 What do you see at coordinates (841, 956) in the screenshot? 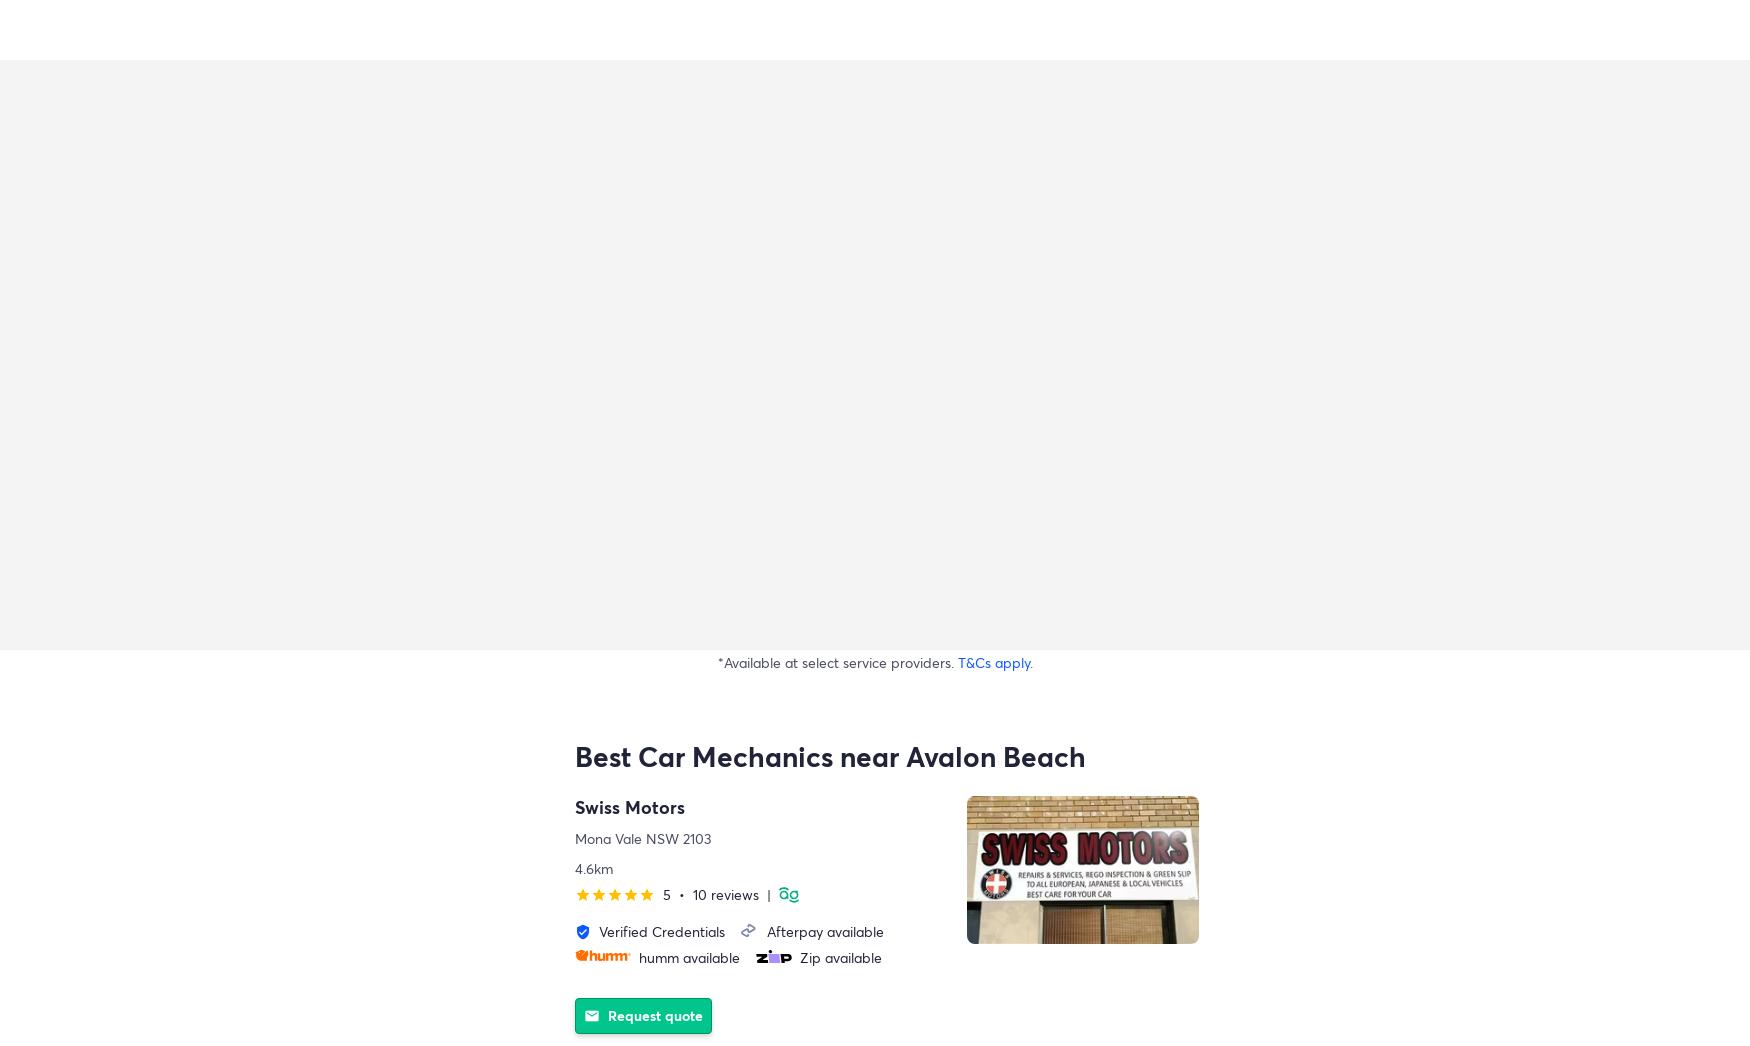
I see `'Zip available'` at bounding box center [841, 956].